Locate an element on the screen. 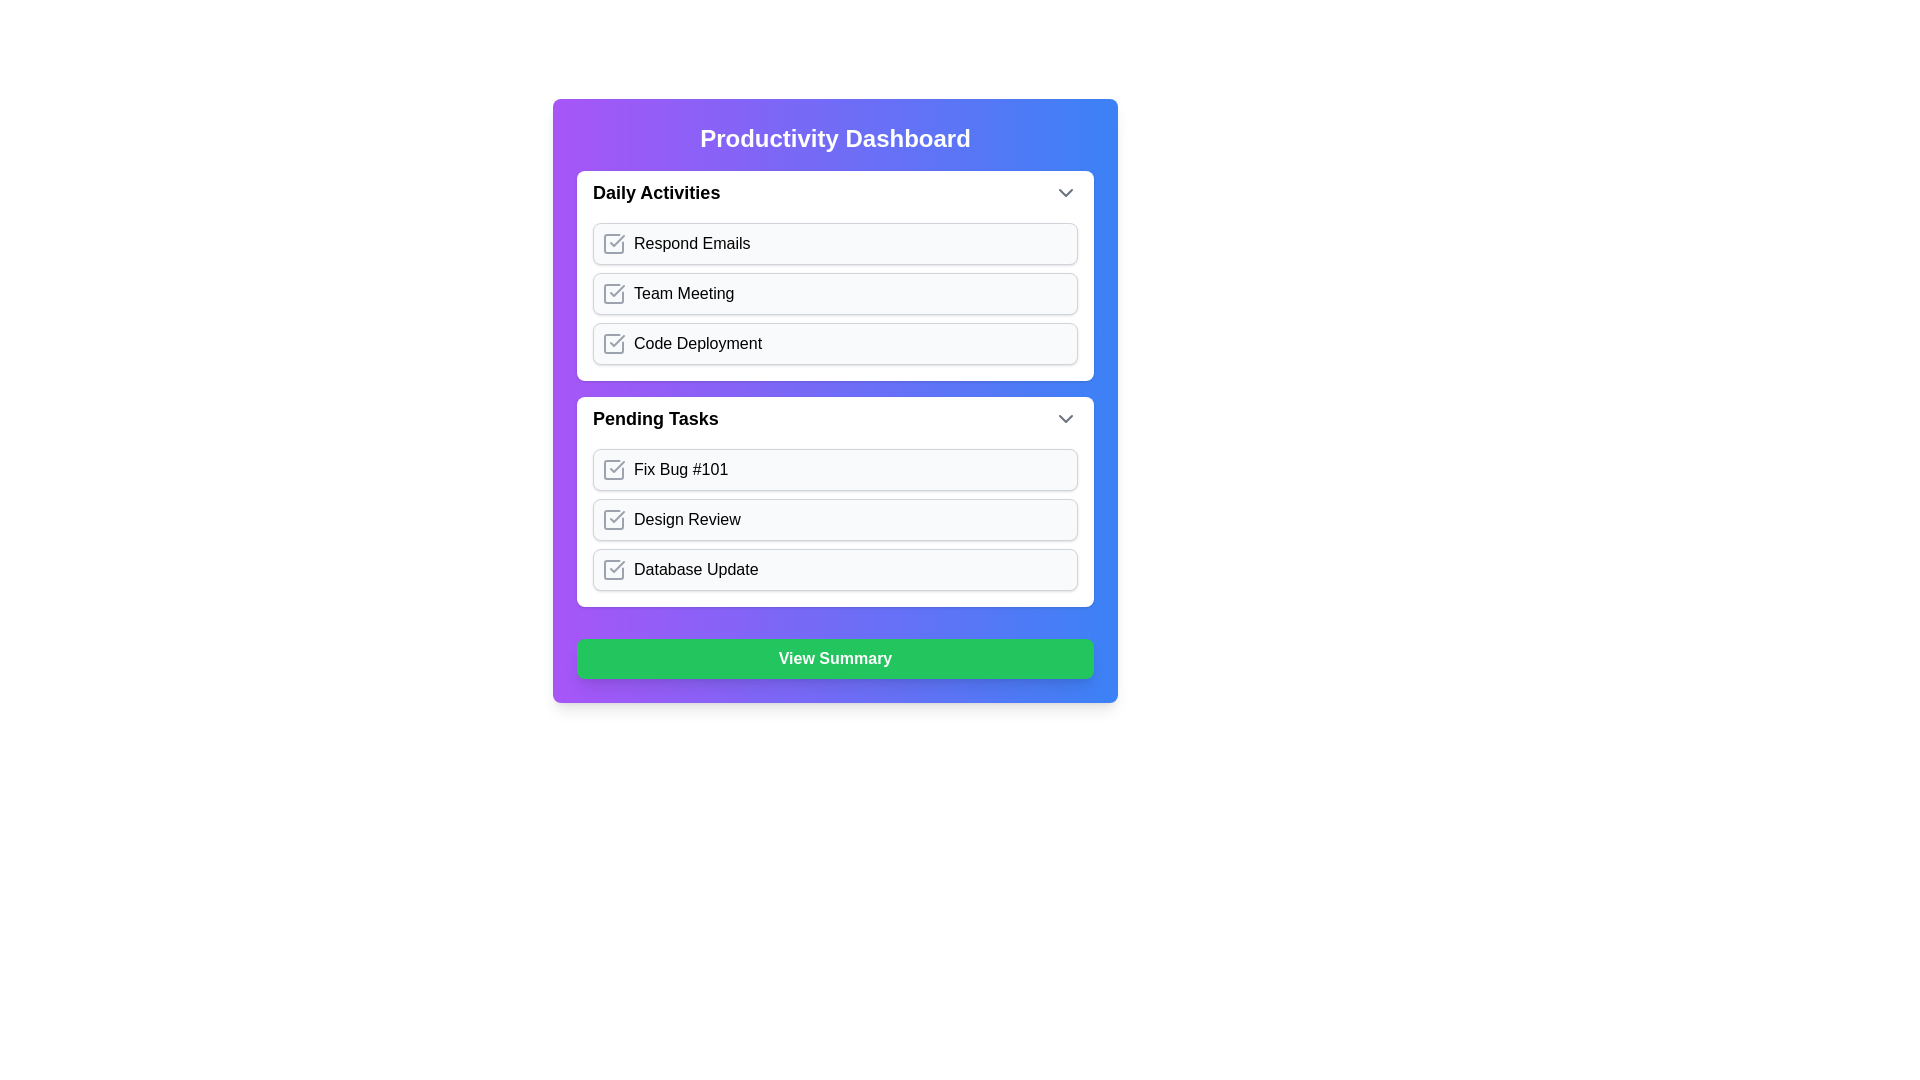 The height and width of the screenshot is (1080, 1920). the checkbox outline within the 'Design Review' task item in the 'Pending Tasks' section is located at coordinates (613, 519).